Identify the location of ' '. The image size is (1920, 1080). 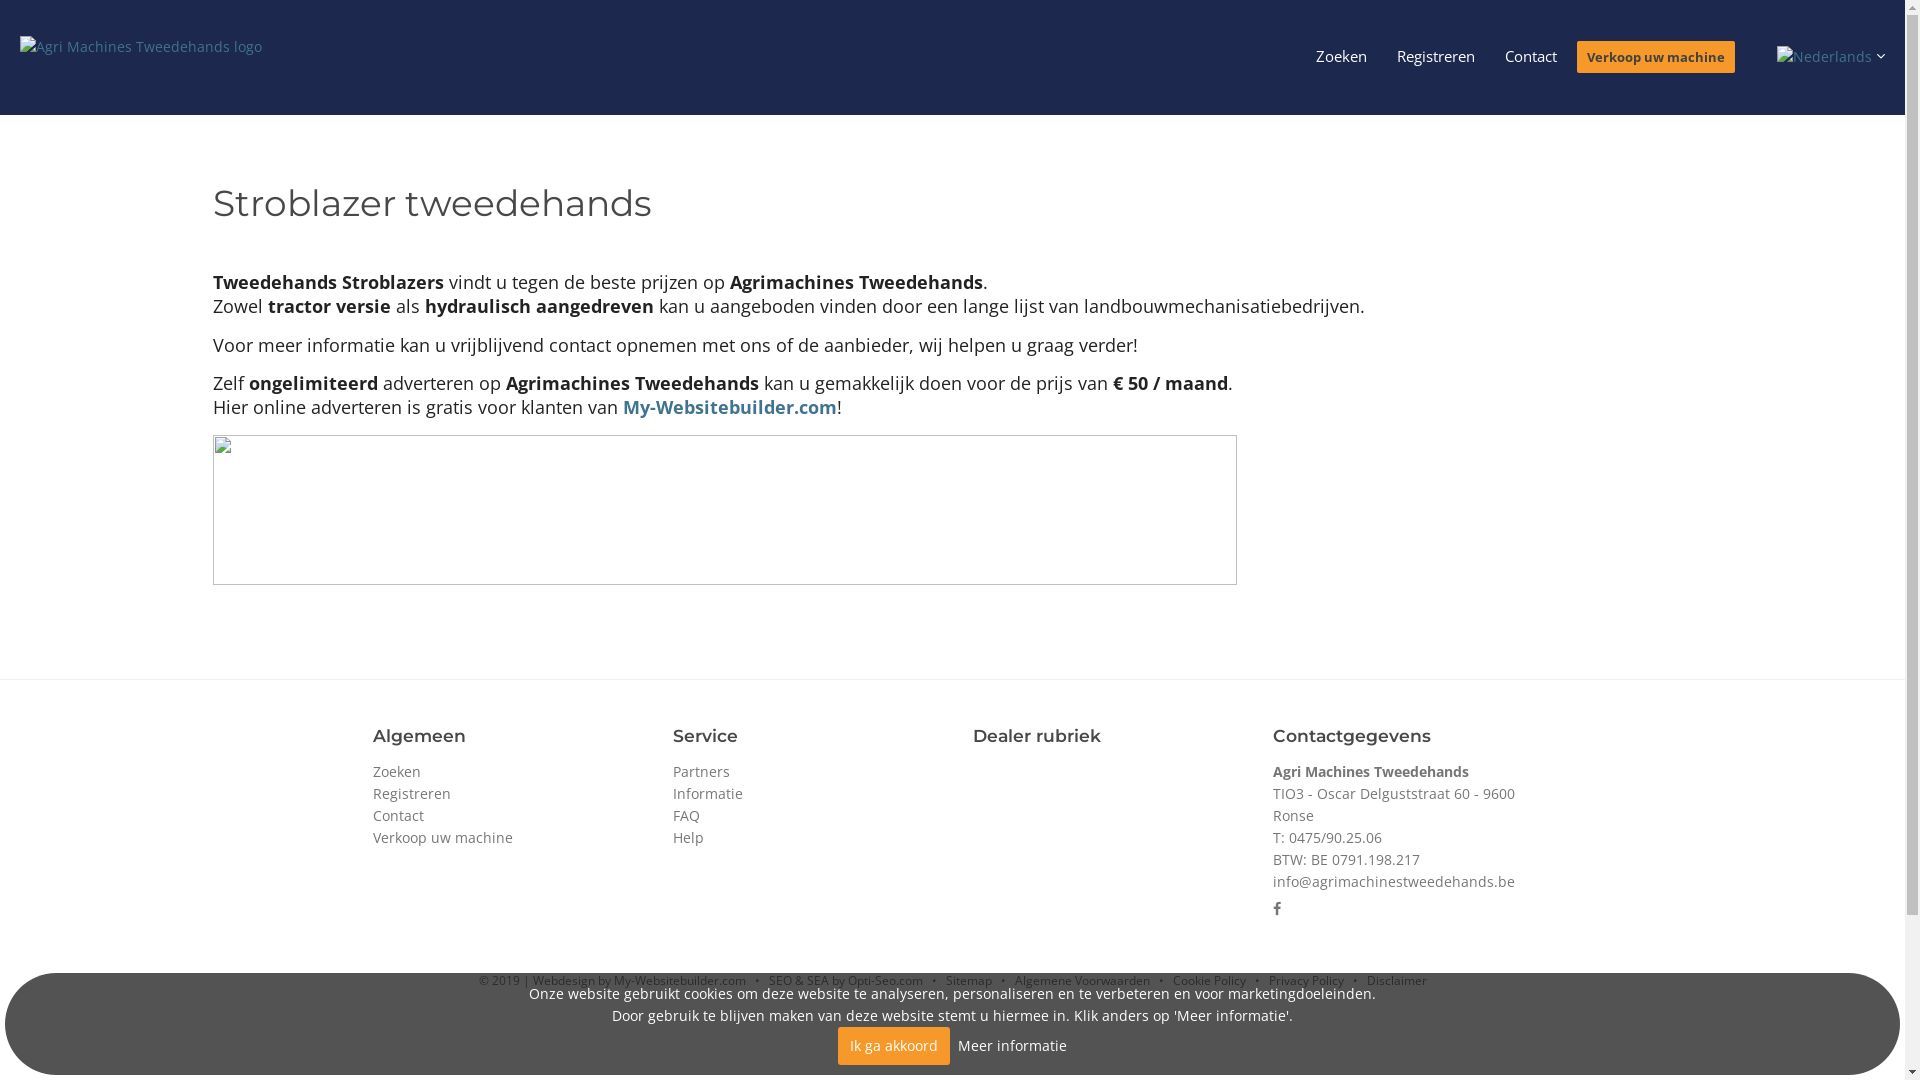
(1829, 53).